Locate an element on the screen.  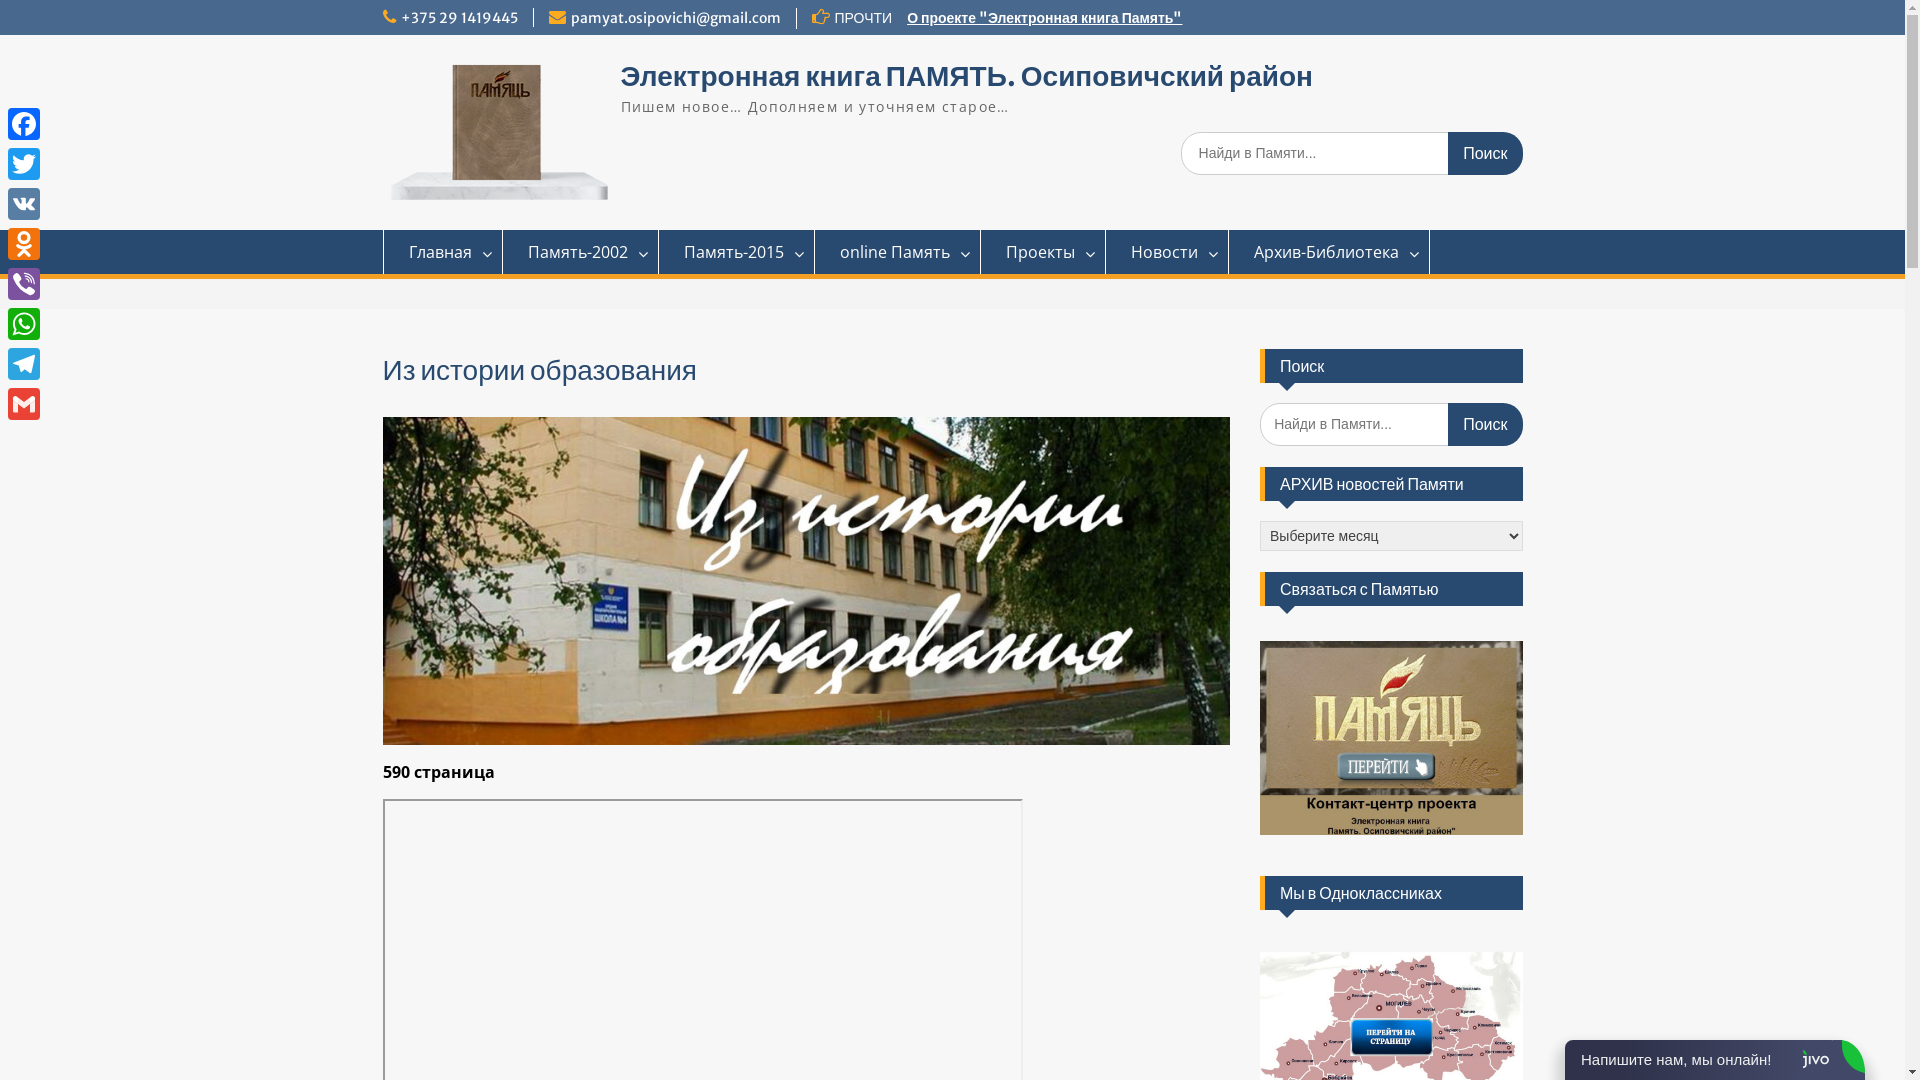
'Viber' is located at coordinates (24, 284).